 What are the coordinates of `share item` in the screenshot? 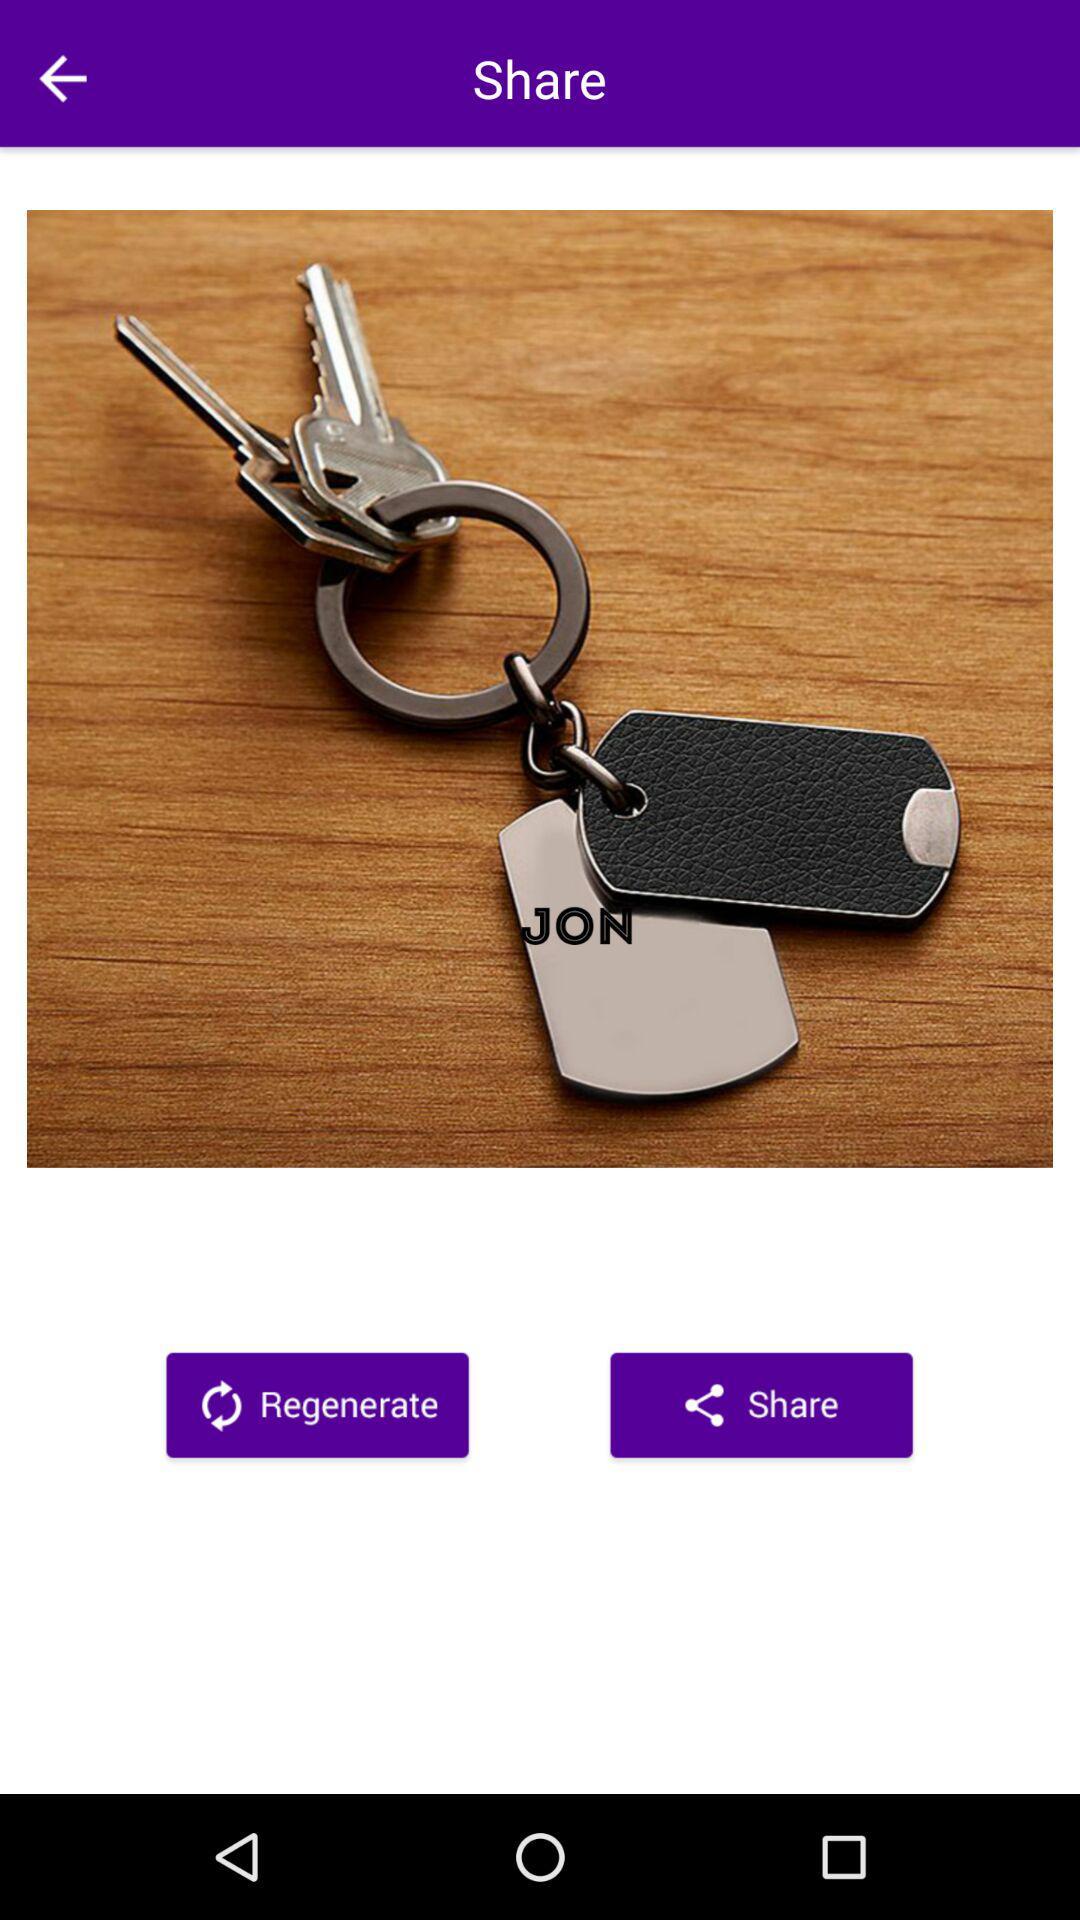 It's located at (761, 1408).